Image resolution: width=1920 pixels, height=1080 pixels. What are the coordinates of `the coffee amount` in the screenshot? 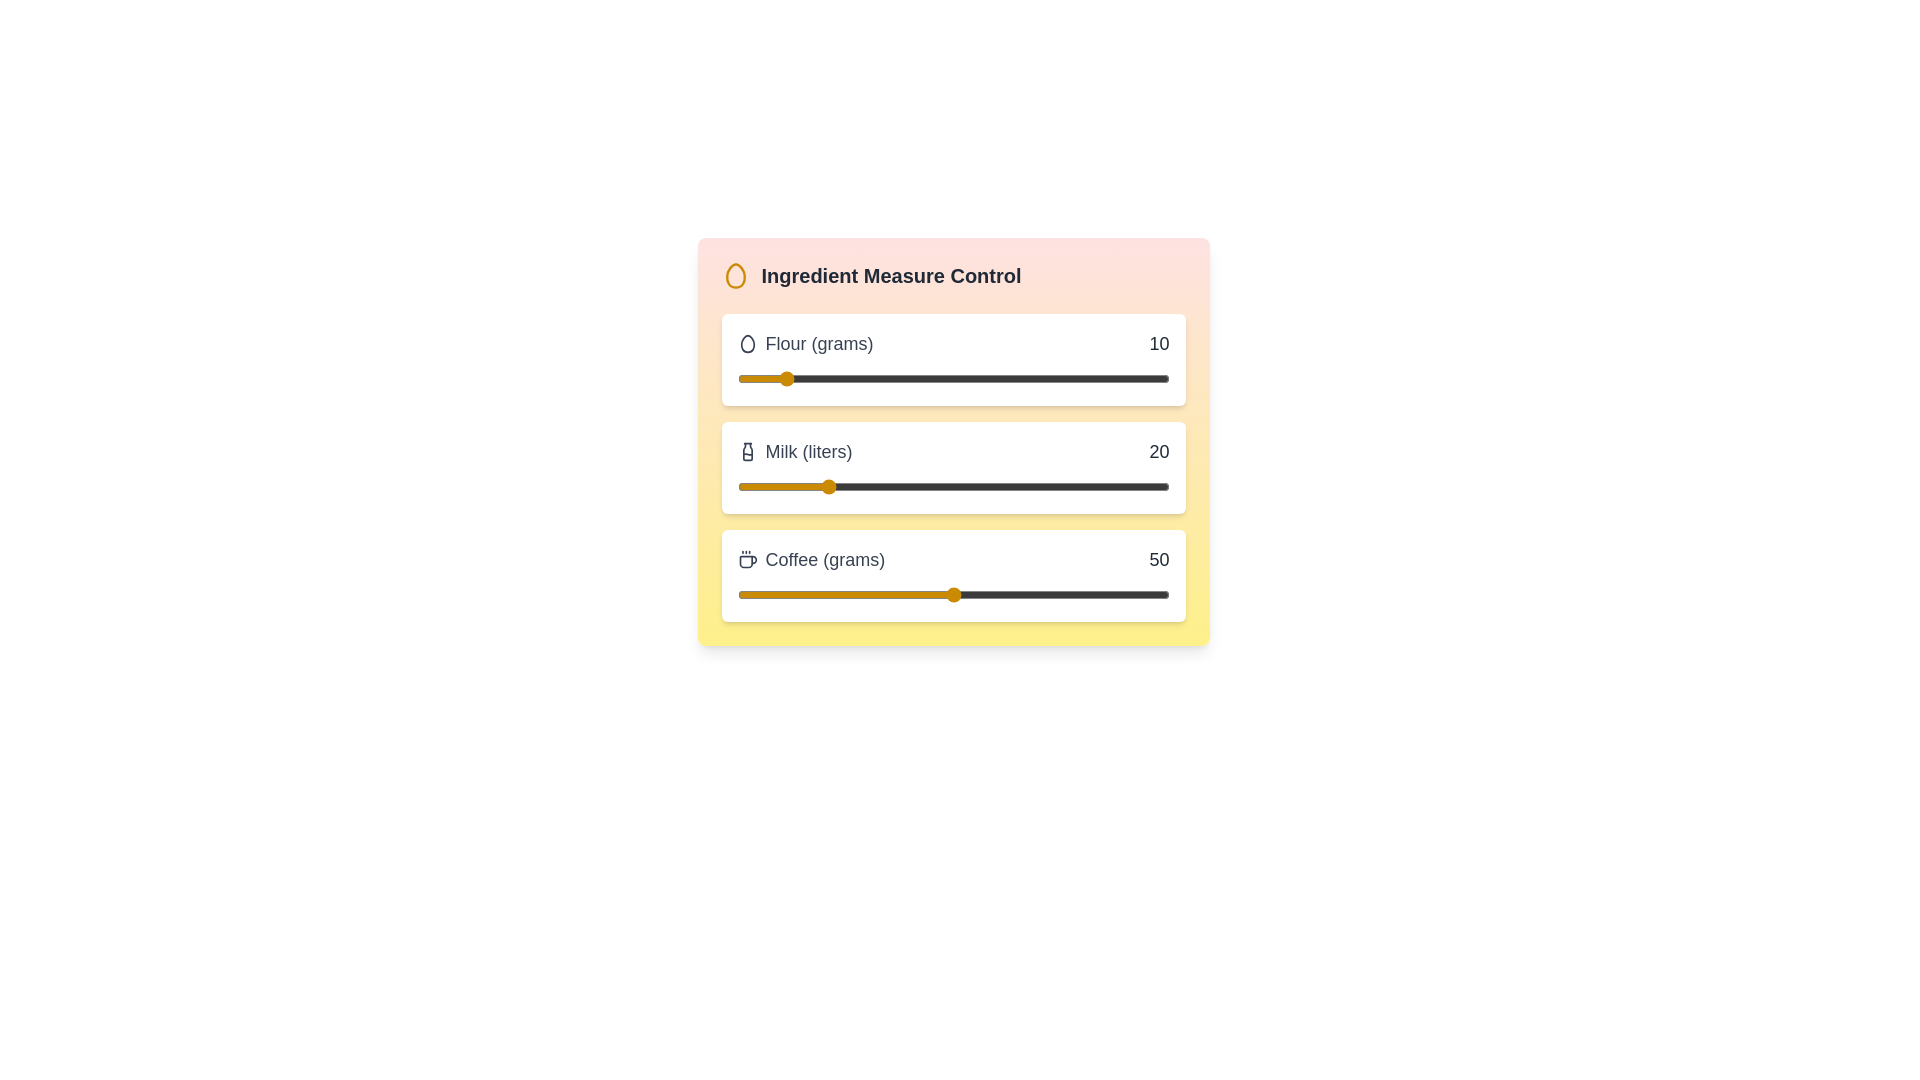 It's located at (1022, 593).